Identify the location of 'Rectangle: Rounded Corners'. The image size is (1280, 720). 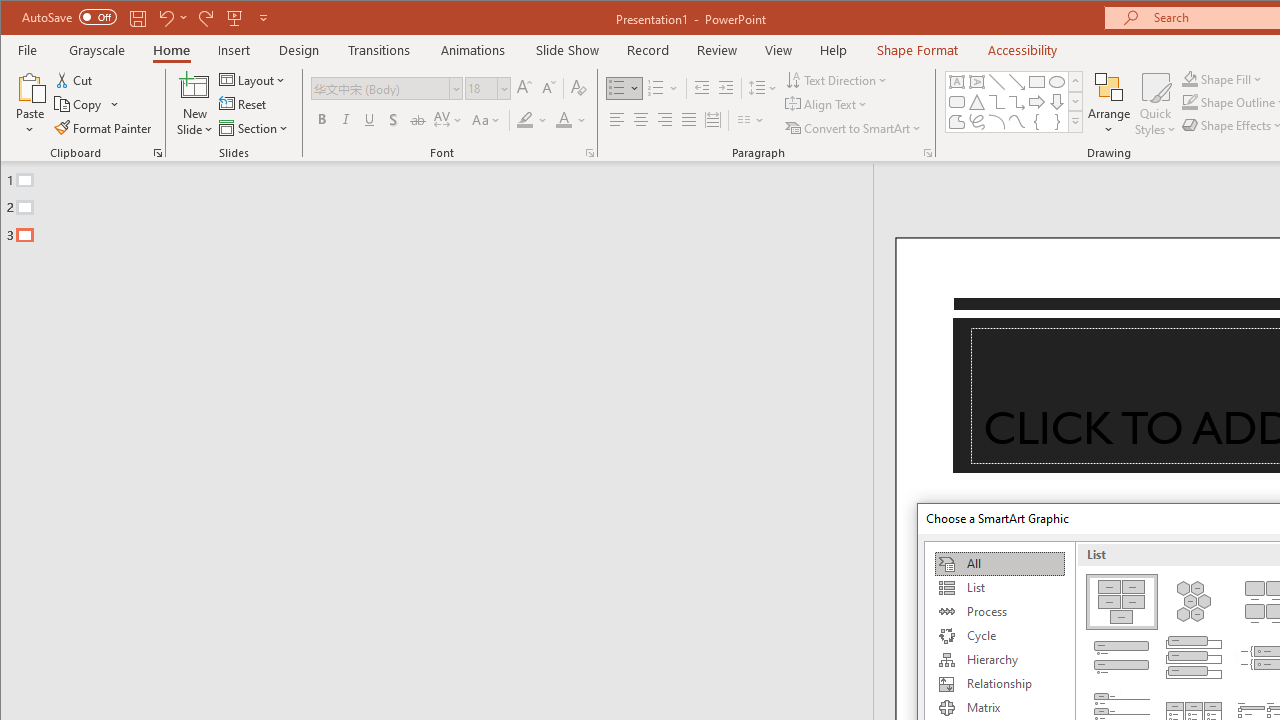
(955, 102).